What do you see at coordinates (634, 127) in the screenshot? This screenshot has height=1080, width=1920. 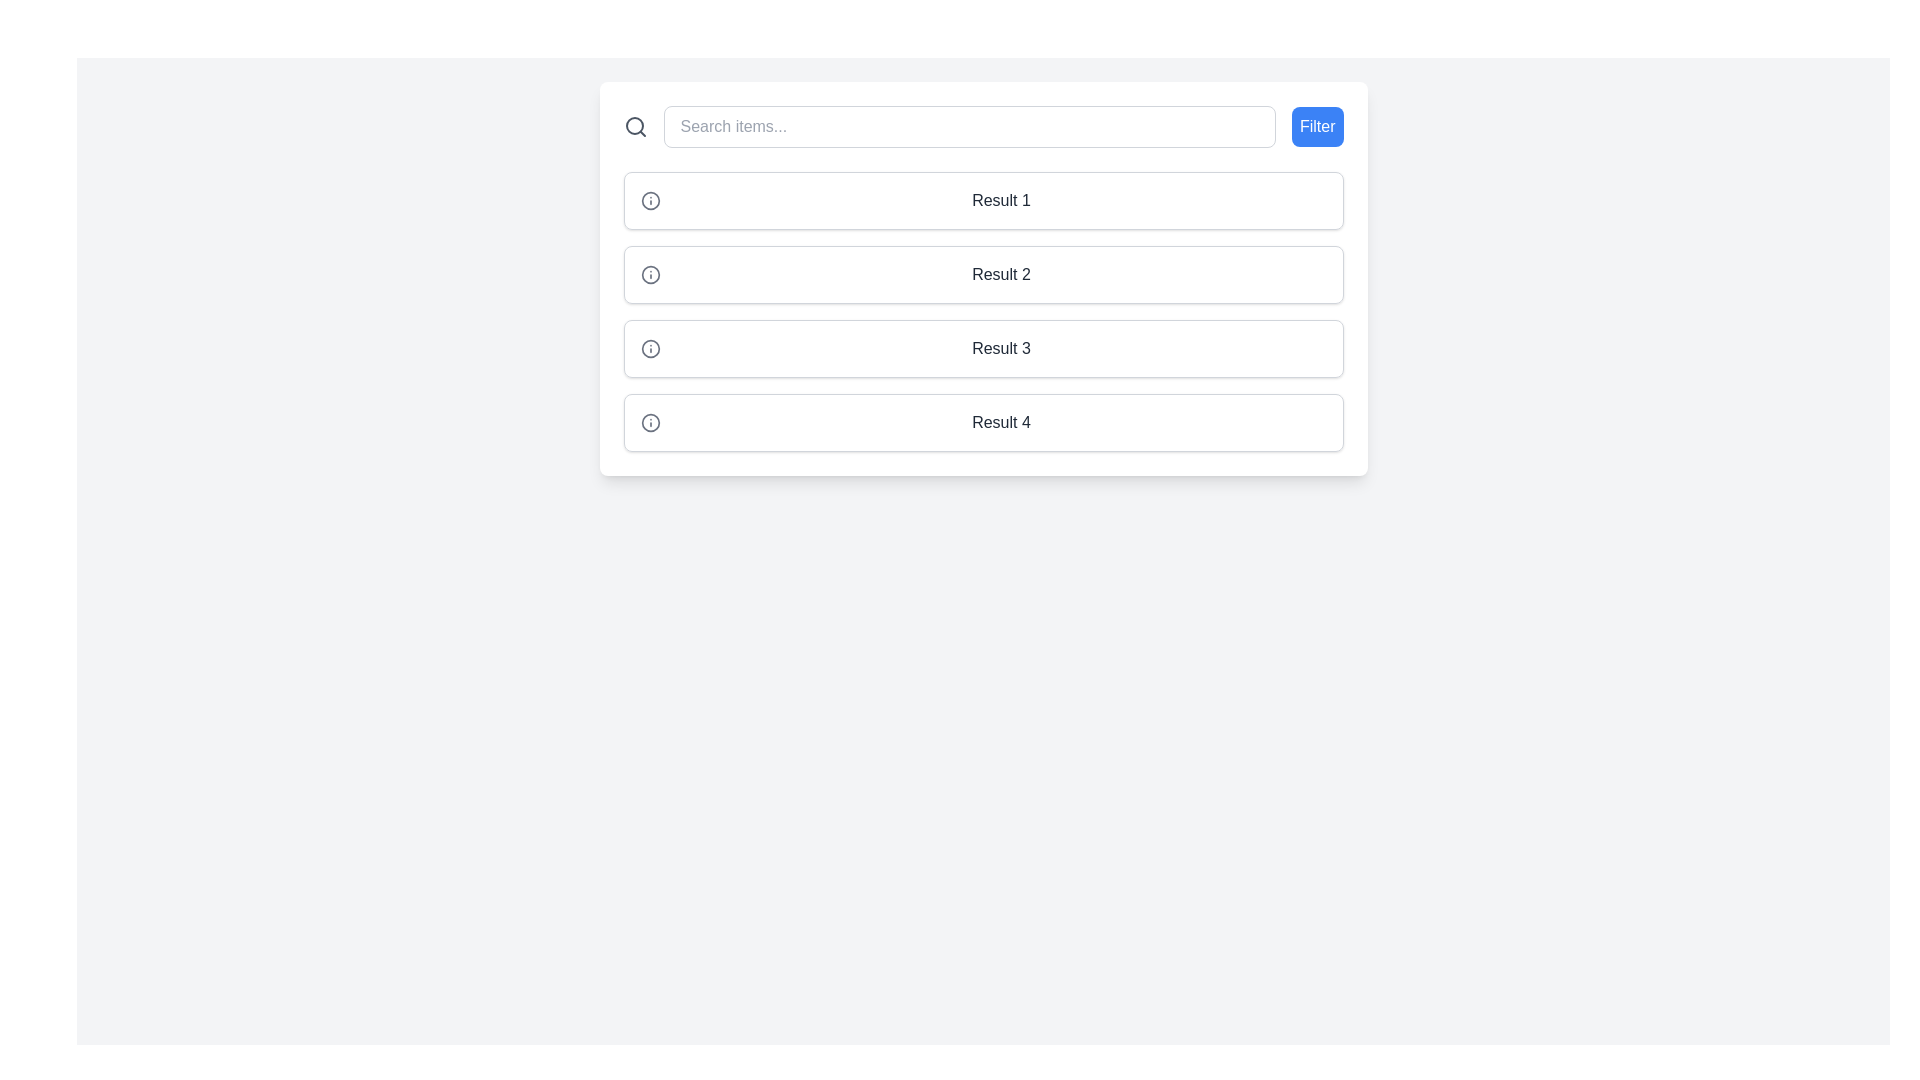 I see `the gray search icon, which is a simple line art magnifying glass located at the far left of a horizontal group containing a text input field and a blue filter button` at bounding box center [634, 127].